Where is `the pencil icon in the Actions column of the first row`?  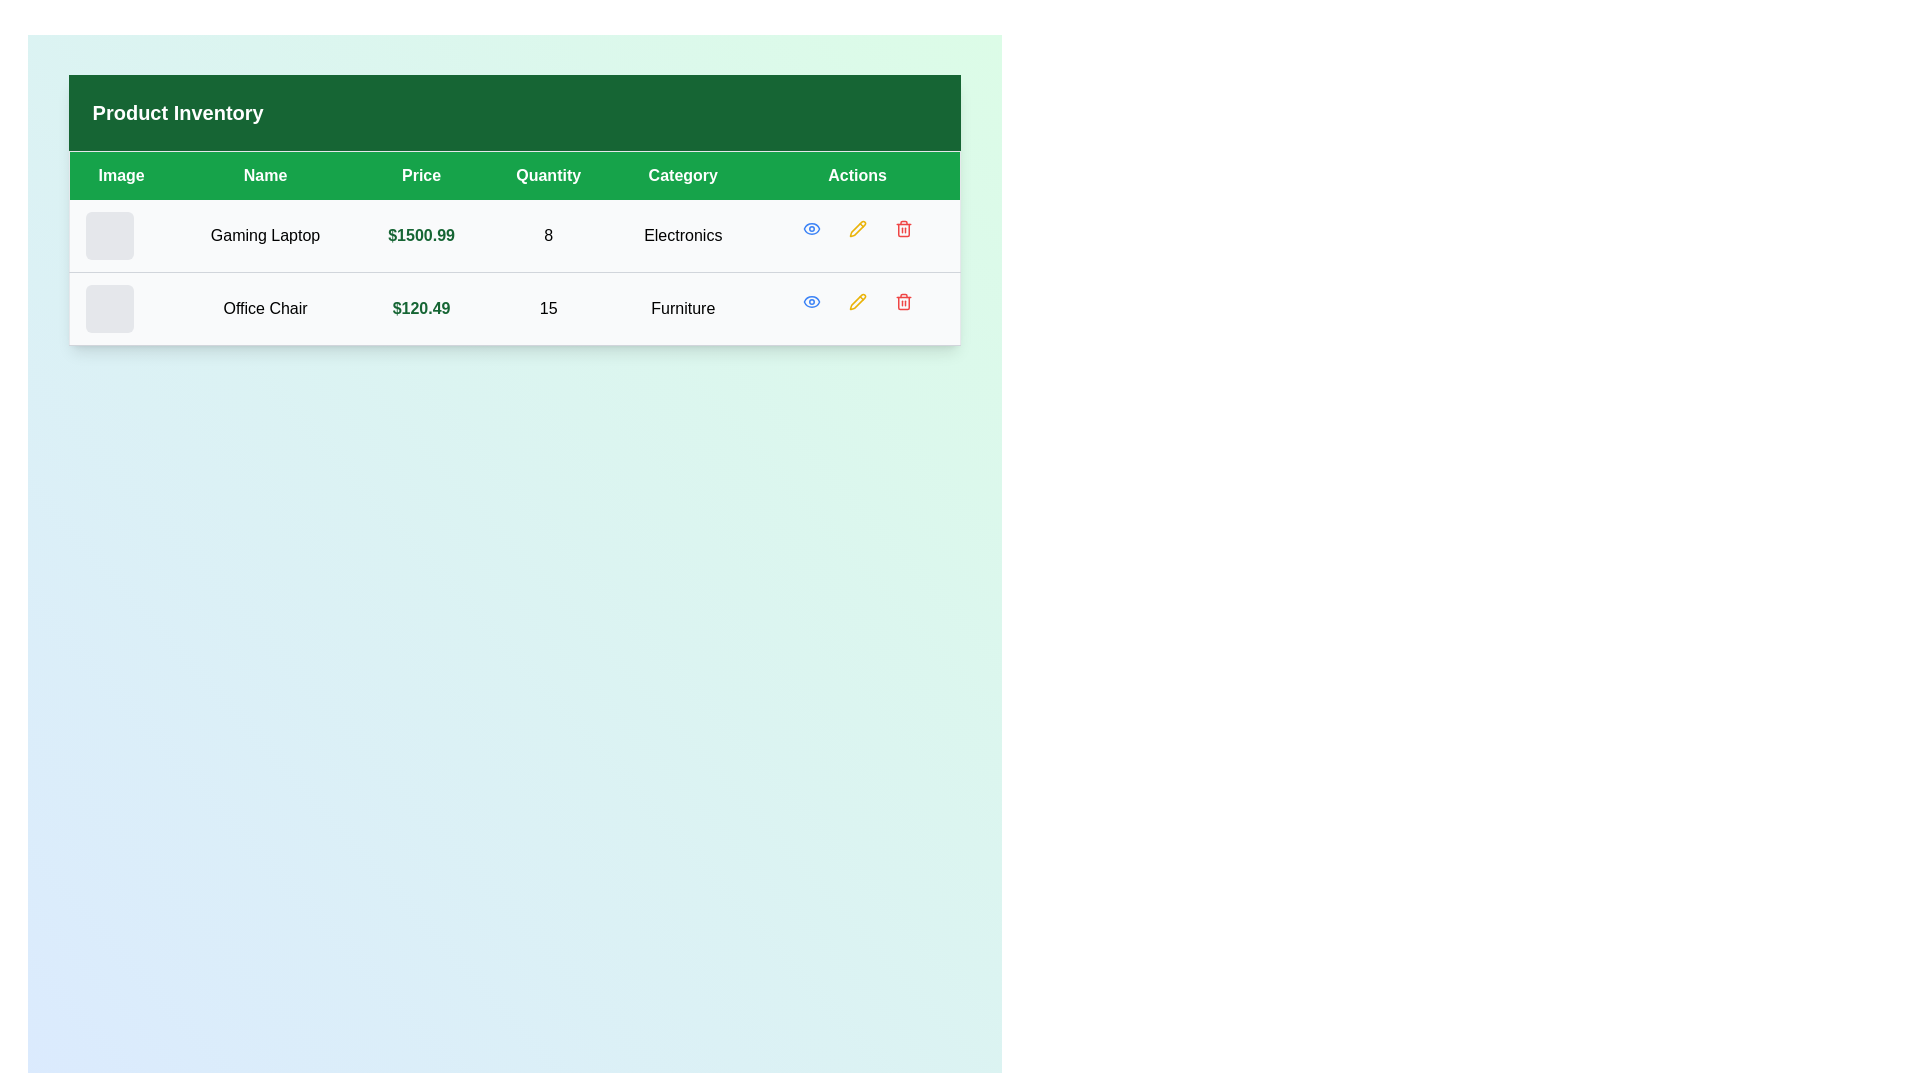
the pencil icon in the Actions column of the first row is located at coordinates (857, 301).